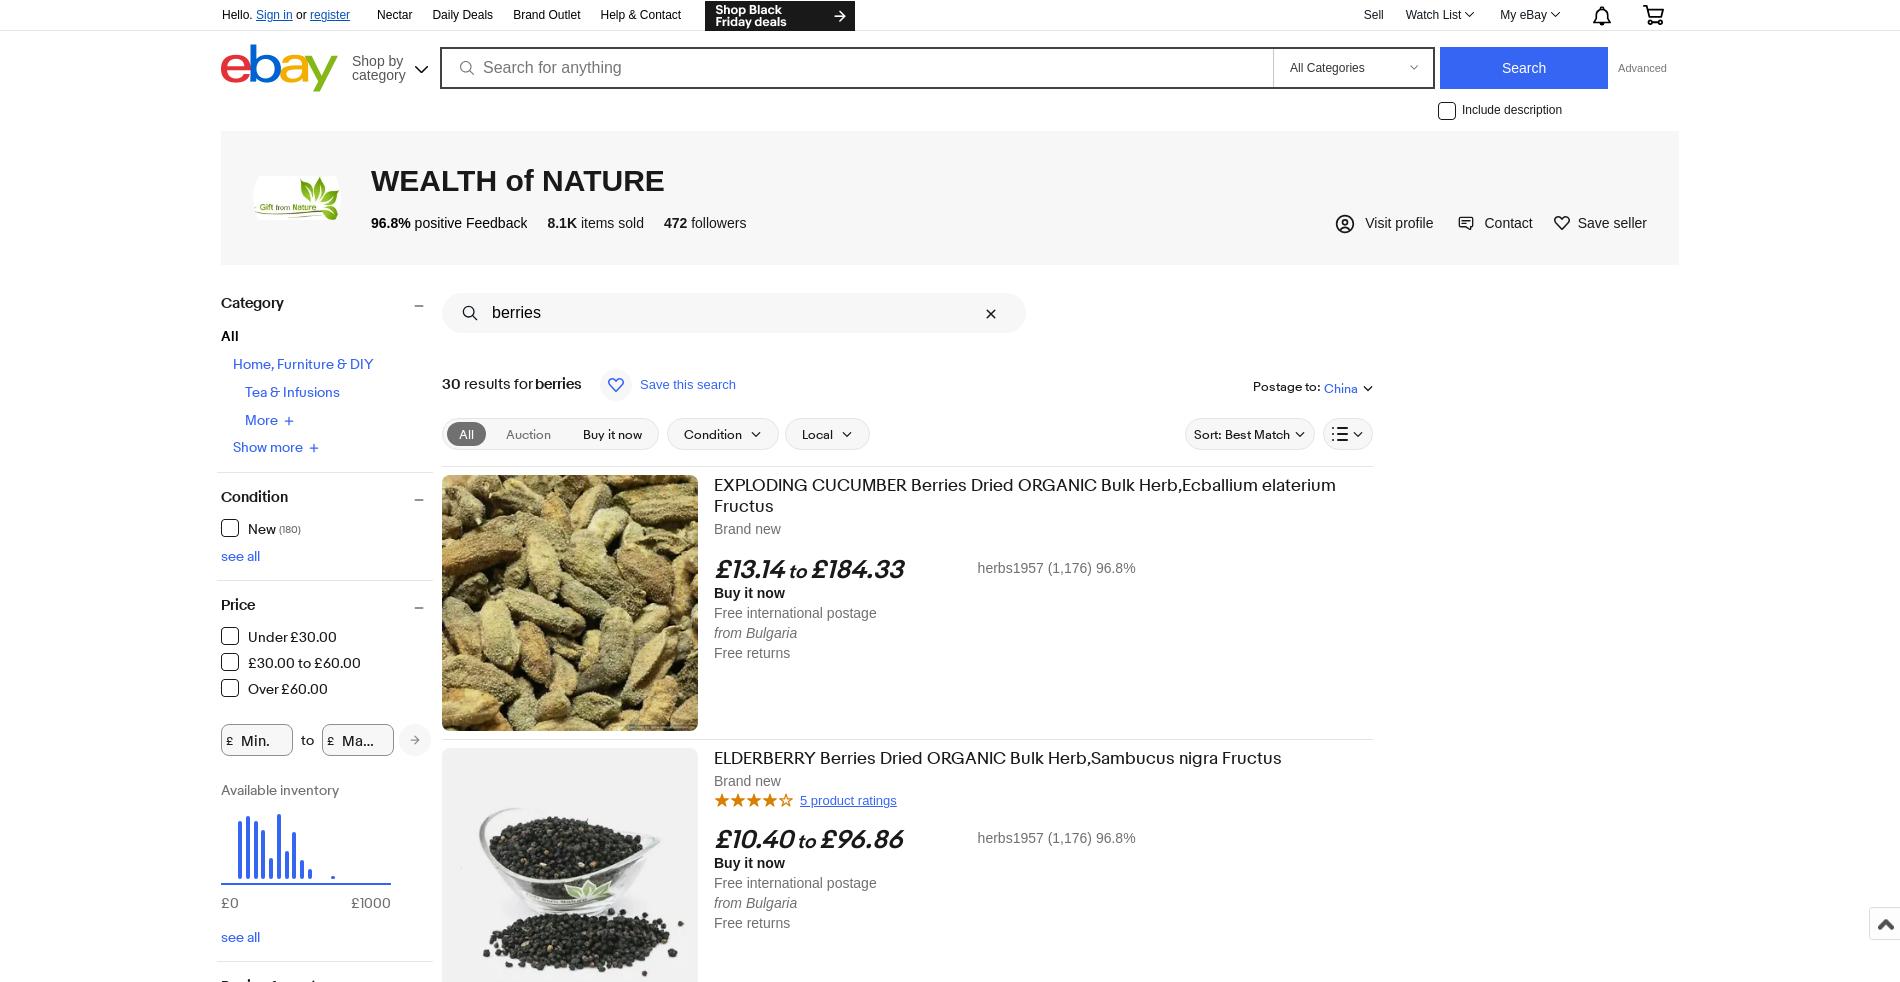  Describe the element at coordinates (393, 14) in the screenshot. I see `'Nectar'` at that location.